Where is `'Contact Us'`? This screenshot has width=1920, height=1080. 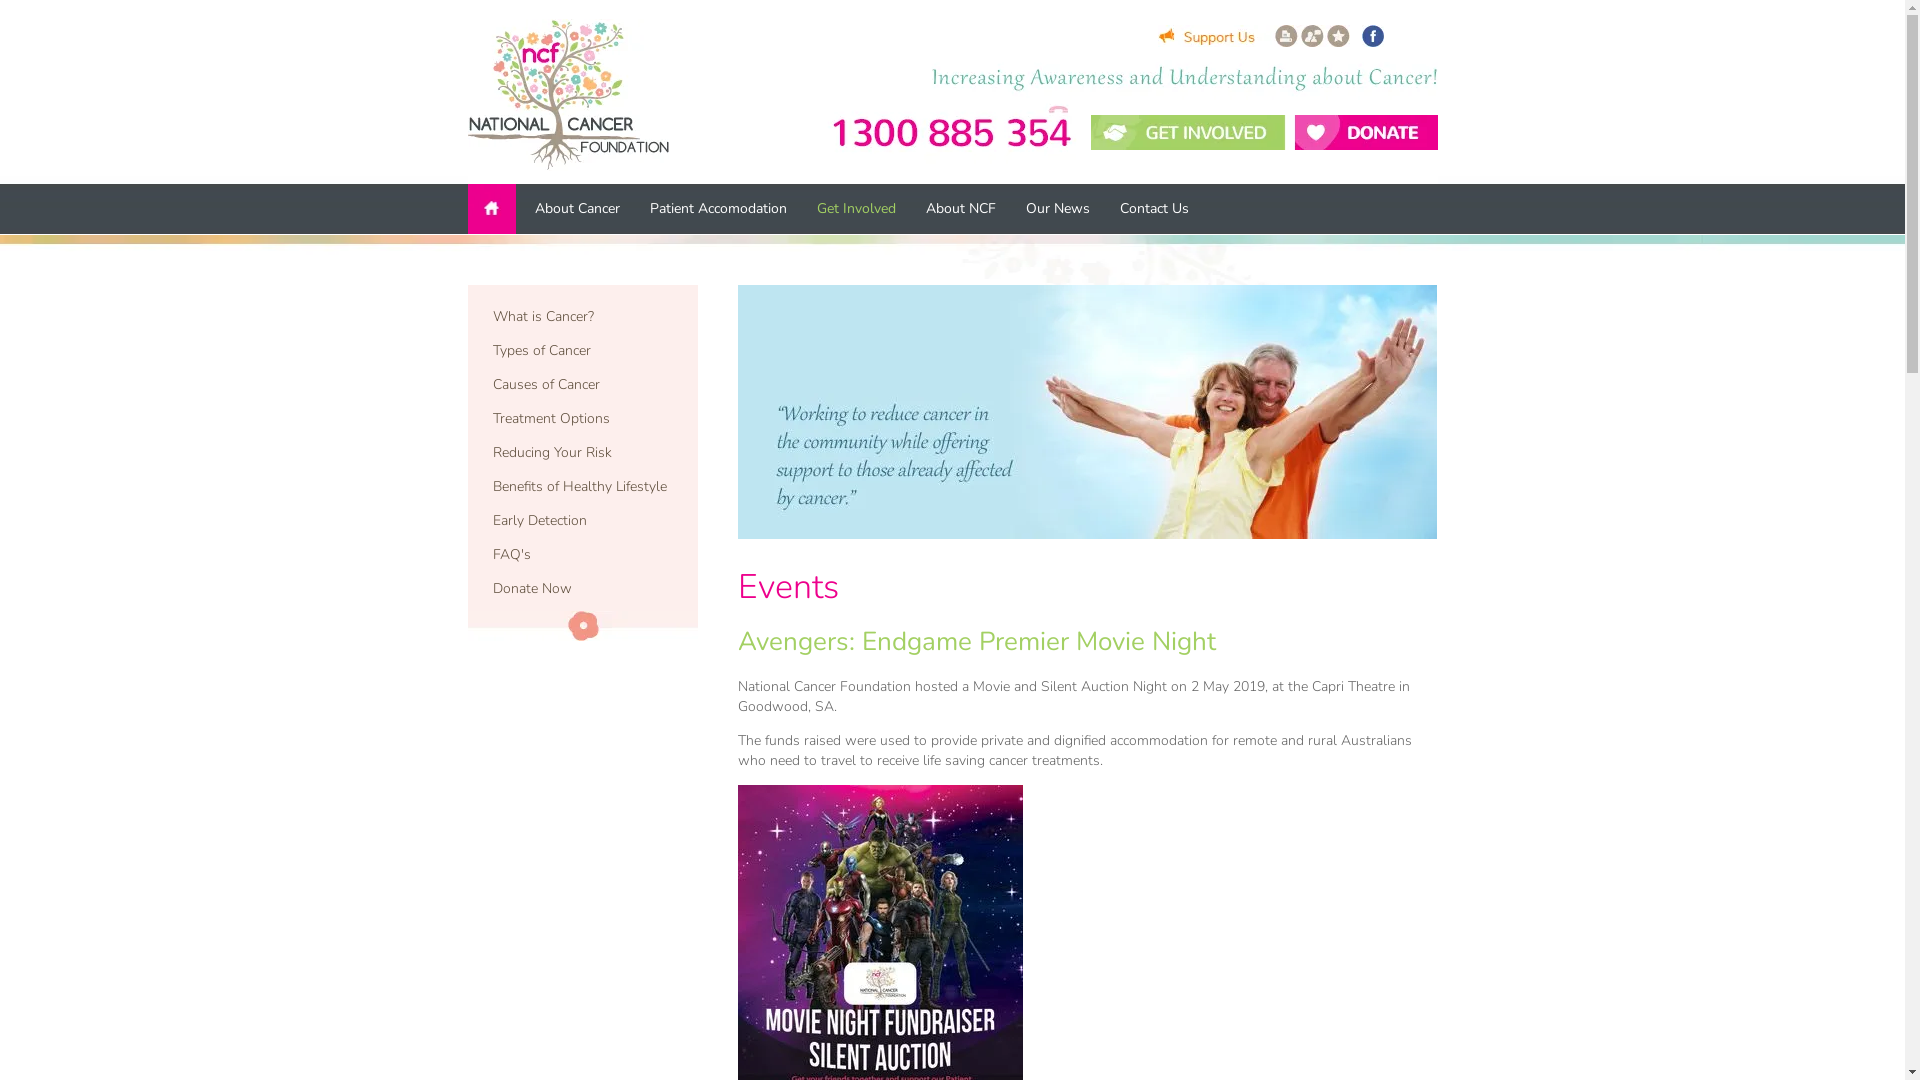 'Contact Us' is located at coordinates (1153, 208).